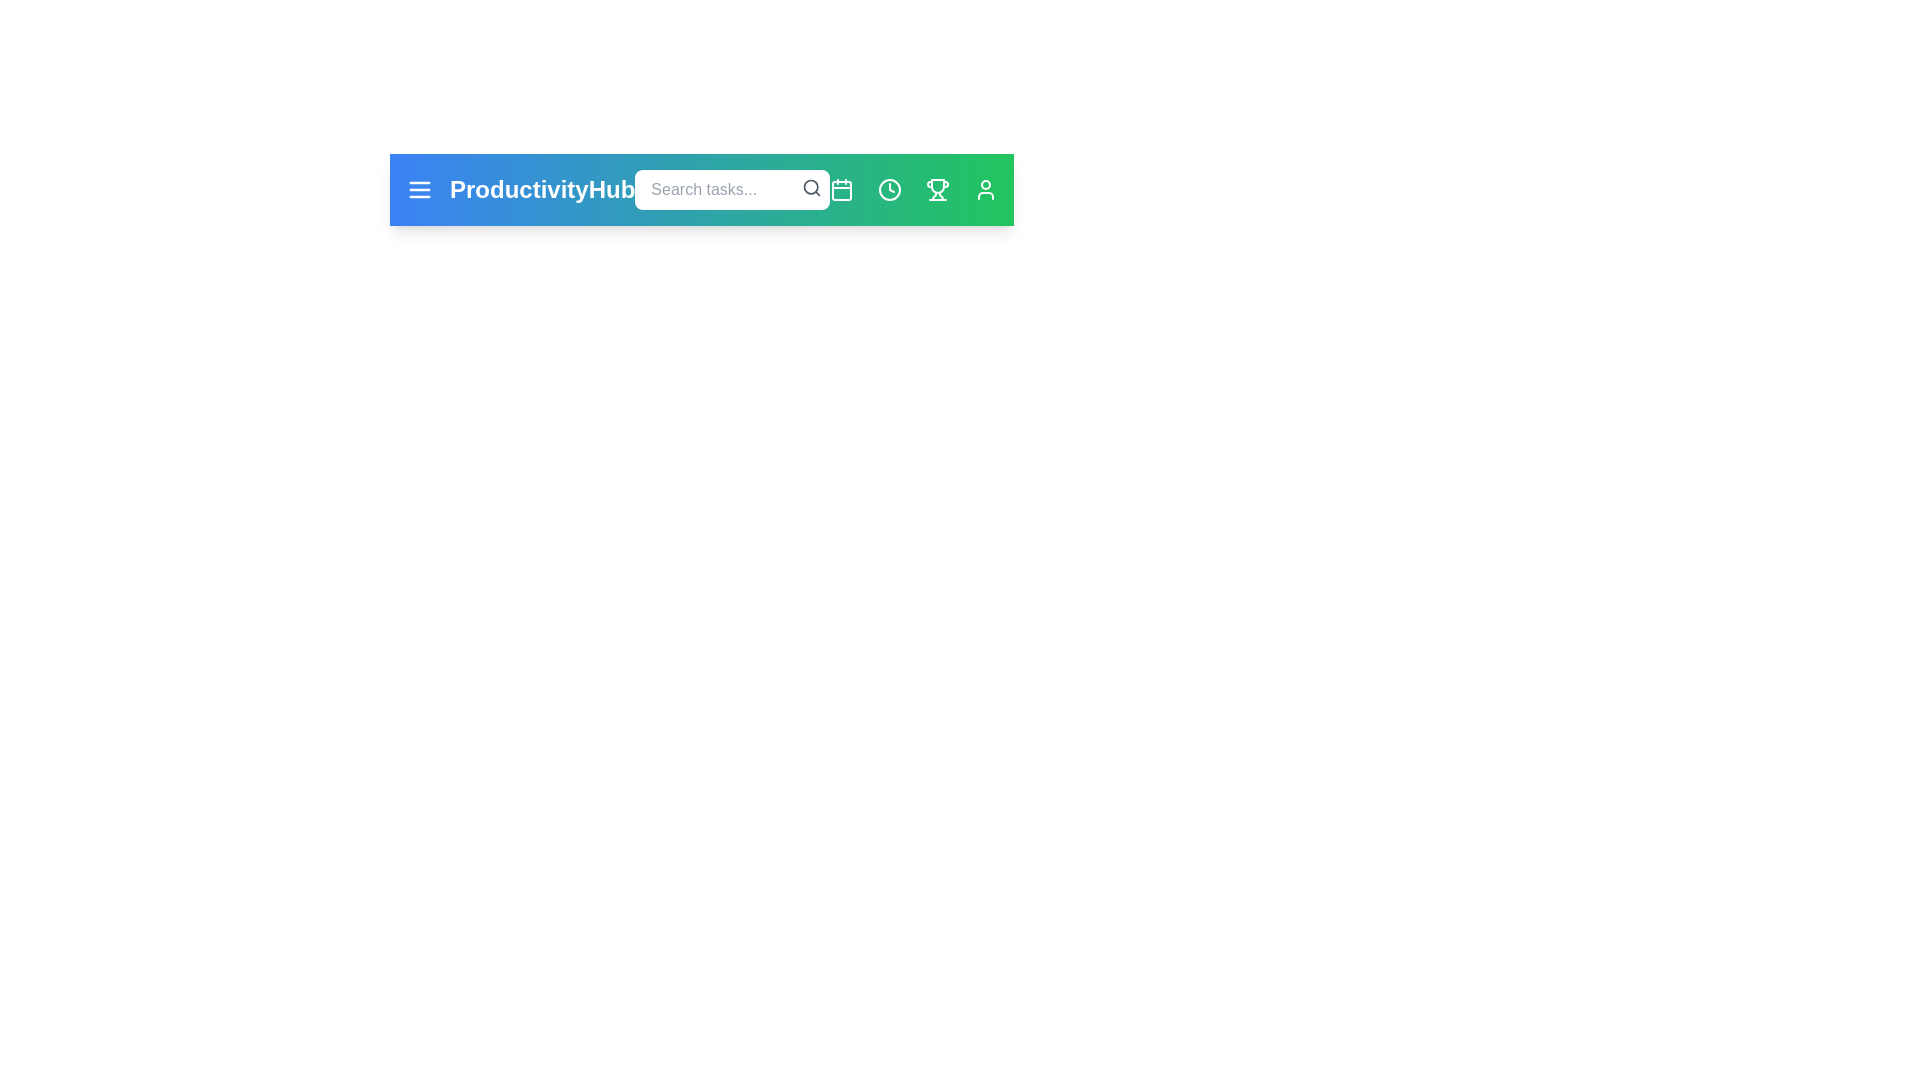 Image resolution: width=1920 pixels, height=1080 pixels. What do you see at coordinates (419, 189) in the screenshot?
I see `the menu button to open the menu` at bounding box center [419, 189].